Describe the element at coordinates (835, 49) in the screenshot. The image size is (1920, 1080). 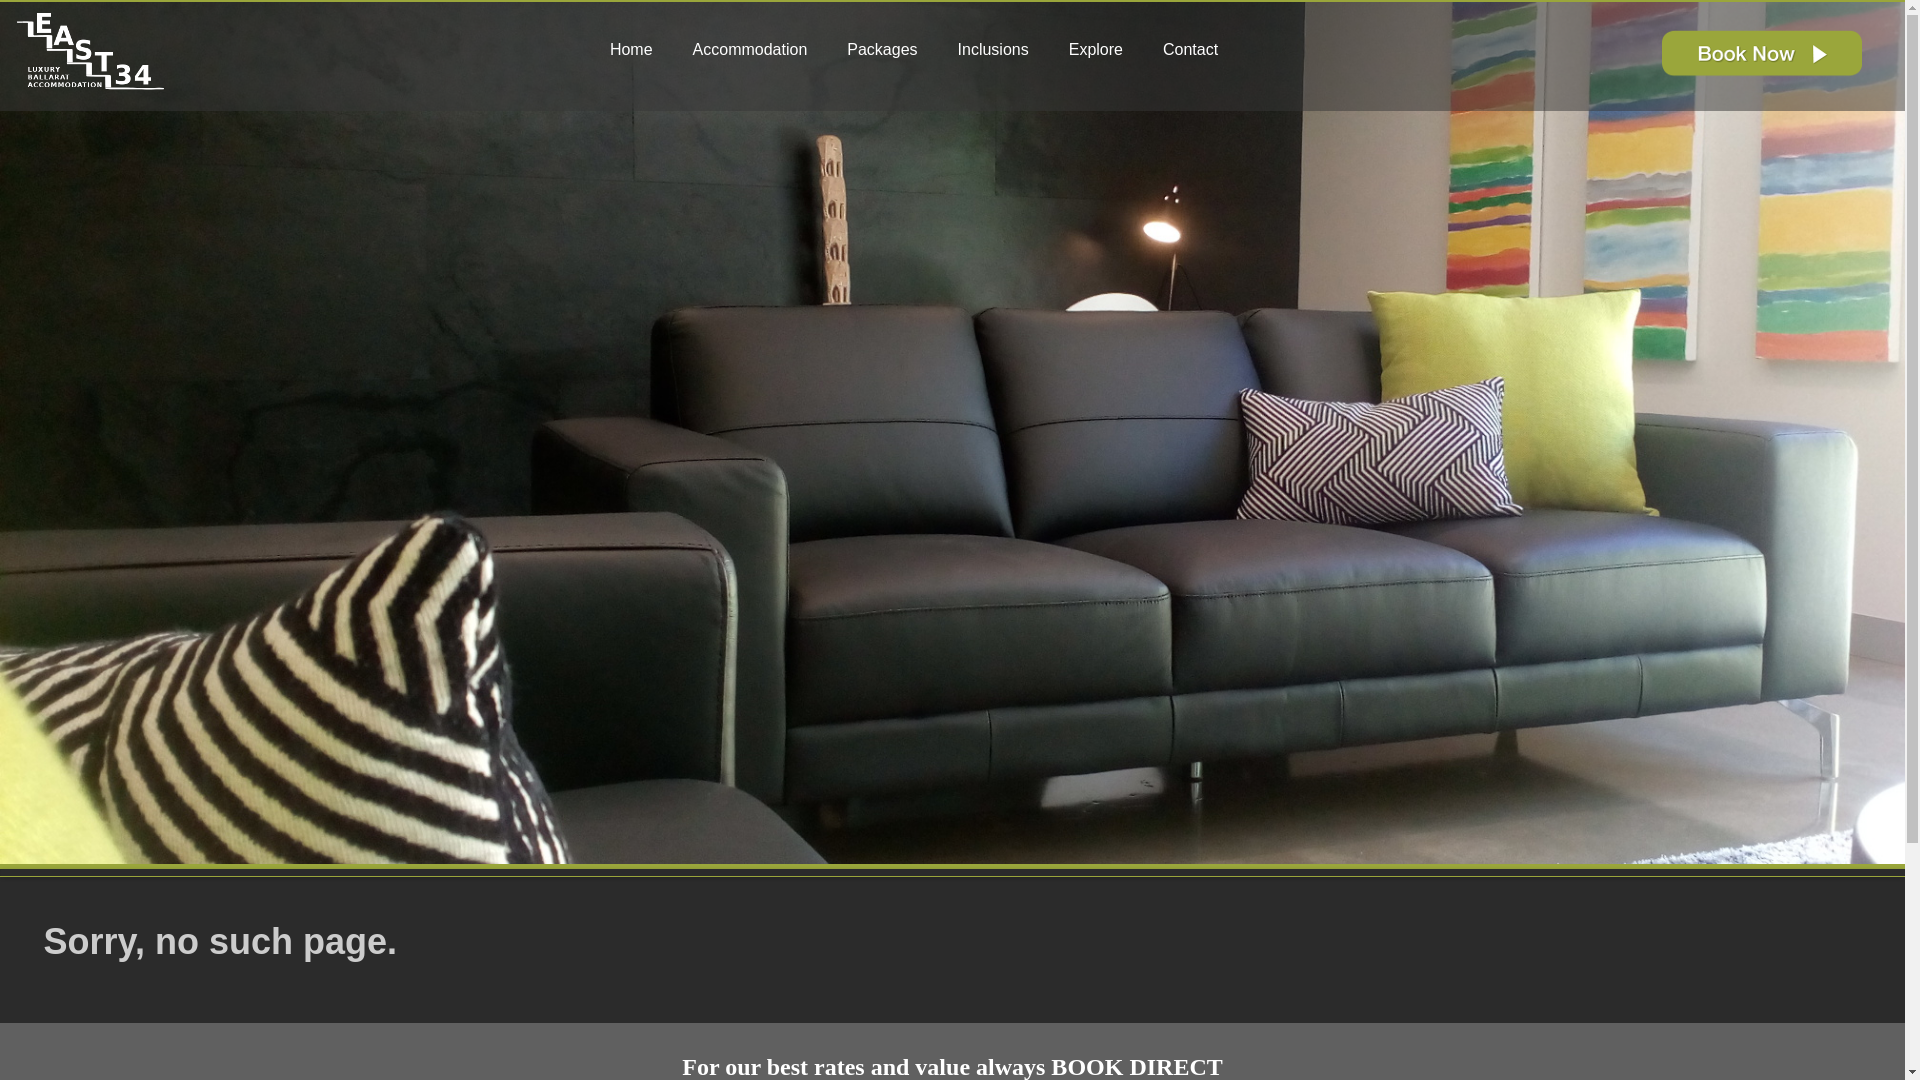
I see `'Packages'` at that location.